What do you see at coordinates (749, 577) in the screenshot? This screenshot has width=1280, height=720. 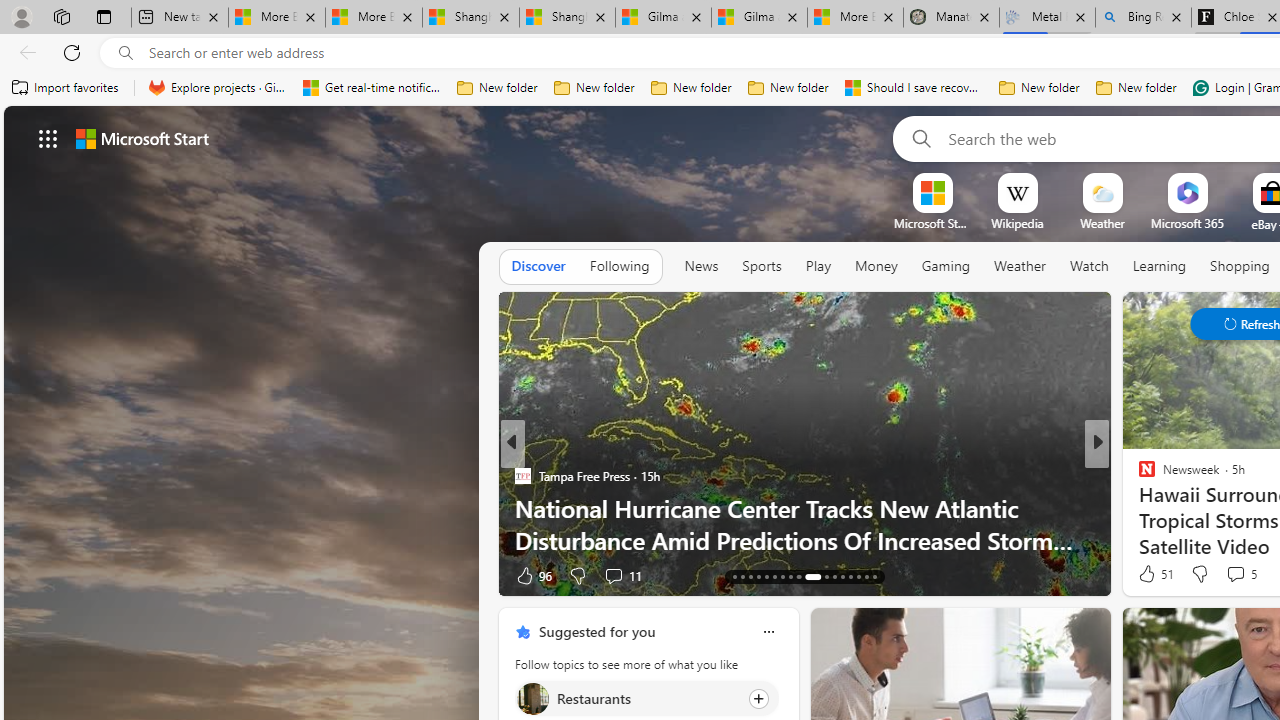 I see `'AutomationID: tab-19'` at bounding box center [749, 577].